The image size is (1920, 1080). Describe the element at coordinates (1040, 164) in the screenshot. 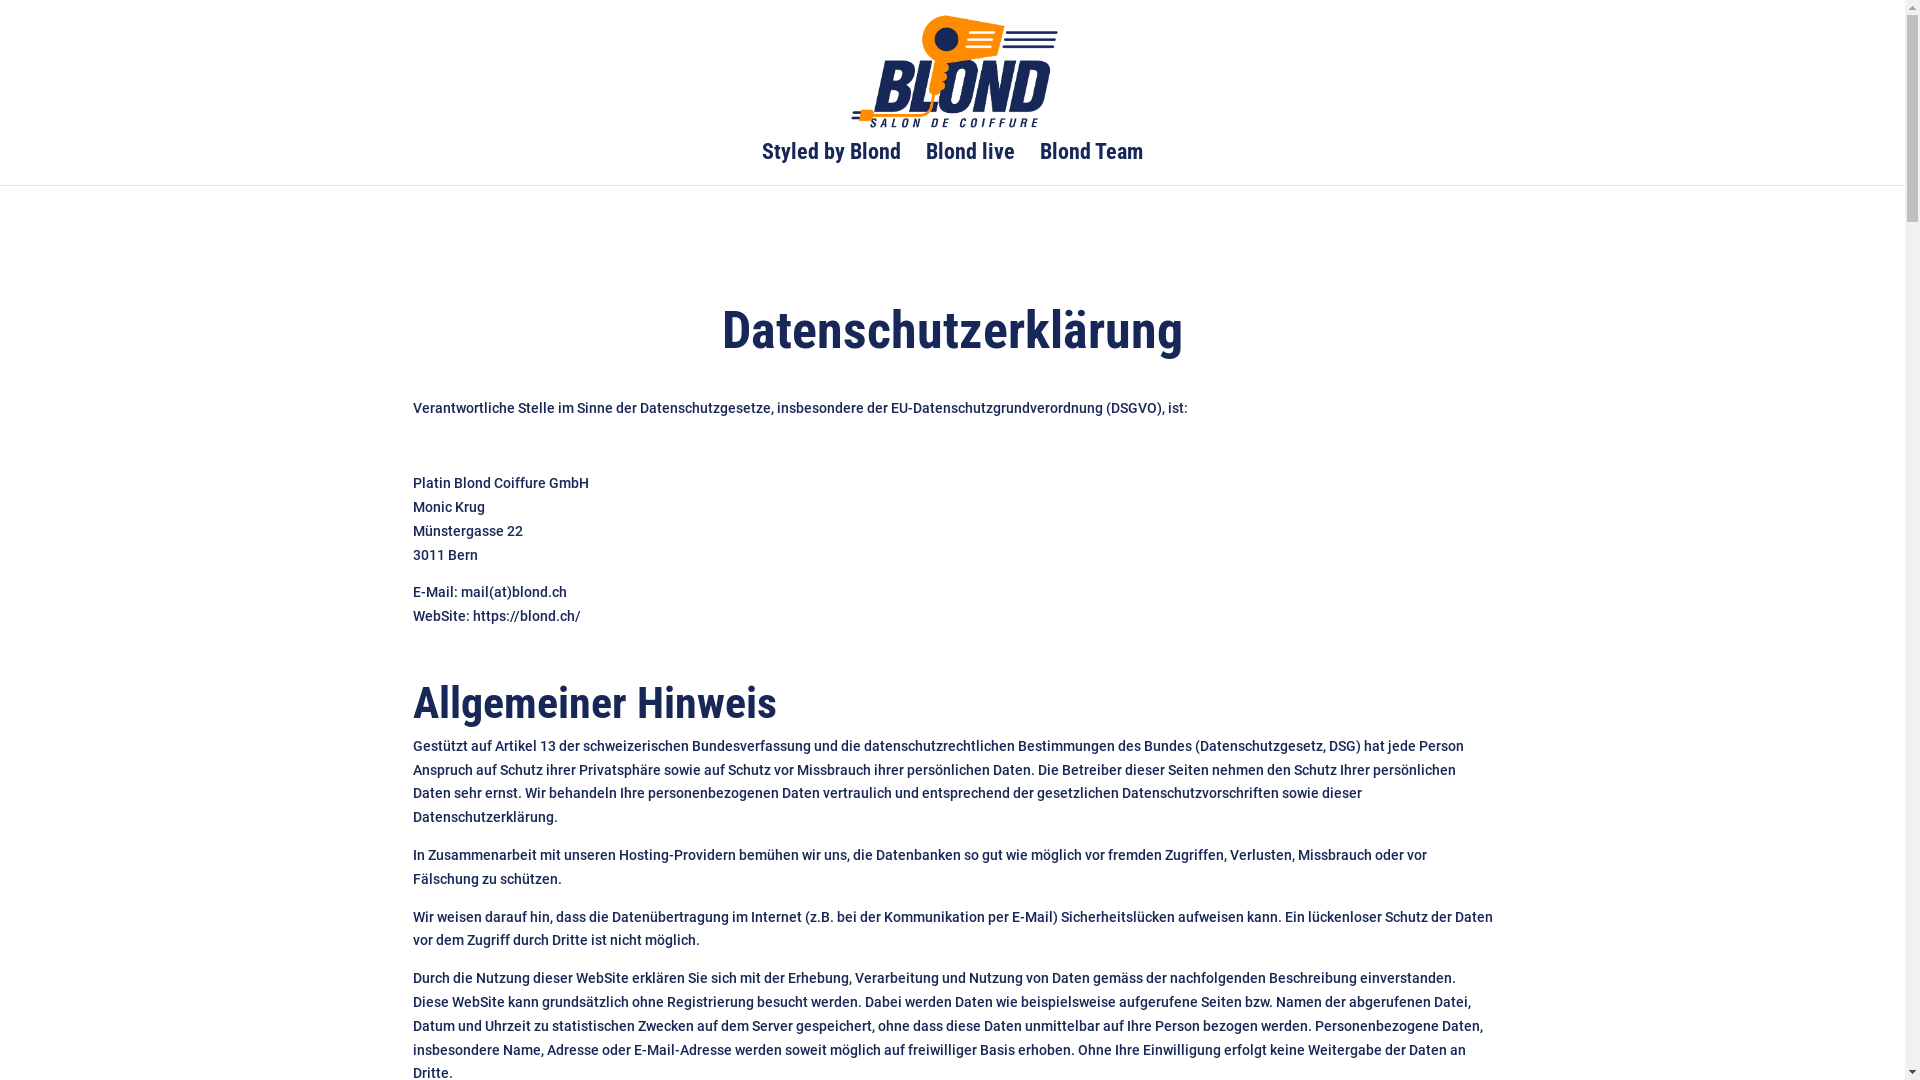

I see `'Blond Team'` at that location.